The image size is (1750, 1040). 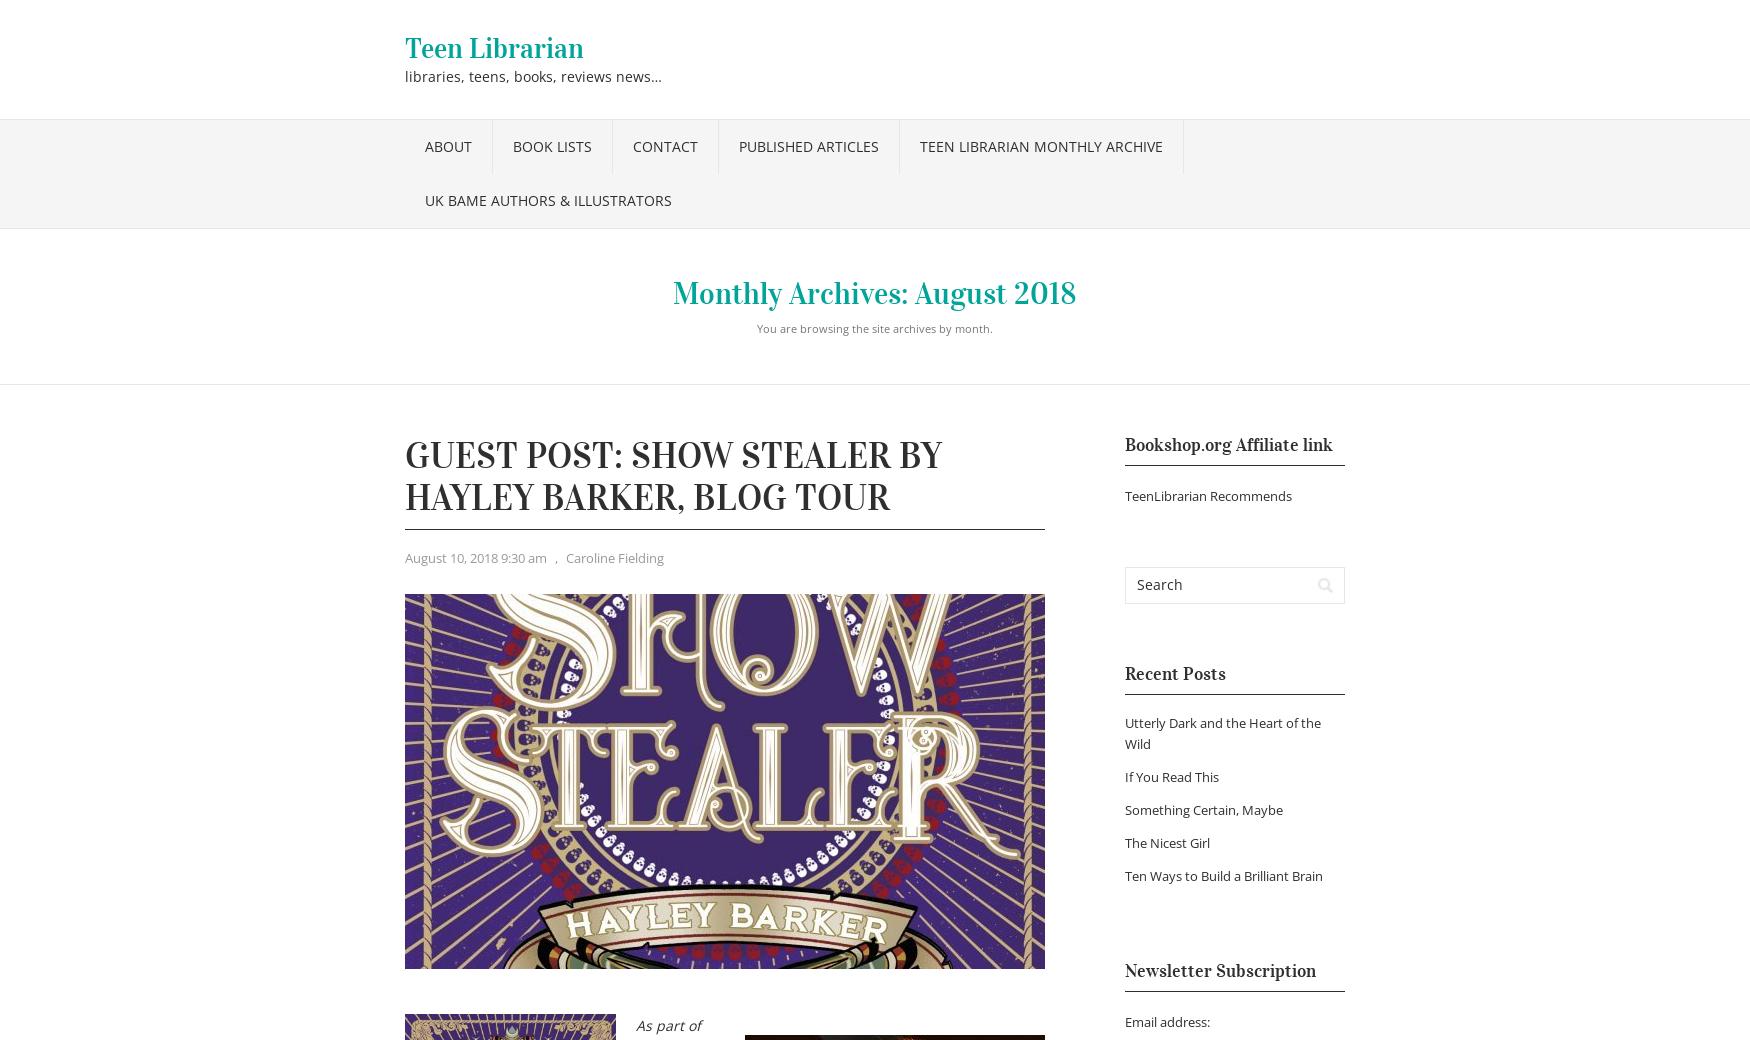 What do you see at coordinates (1223, 733) in the screenshot?
I see `'Utterly Dark and the Heart of the Wild'` at bounding box center [1223, 733].